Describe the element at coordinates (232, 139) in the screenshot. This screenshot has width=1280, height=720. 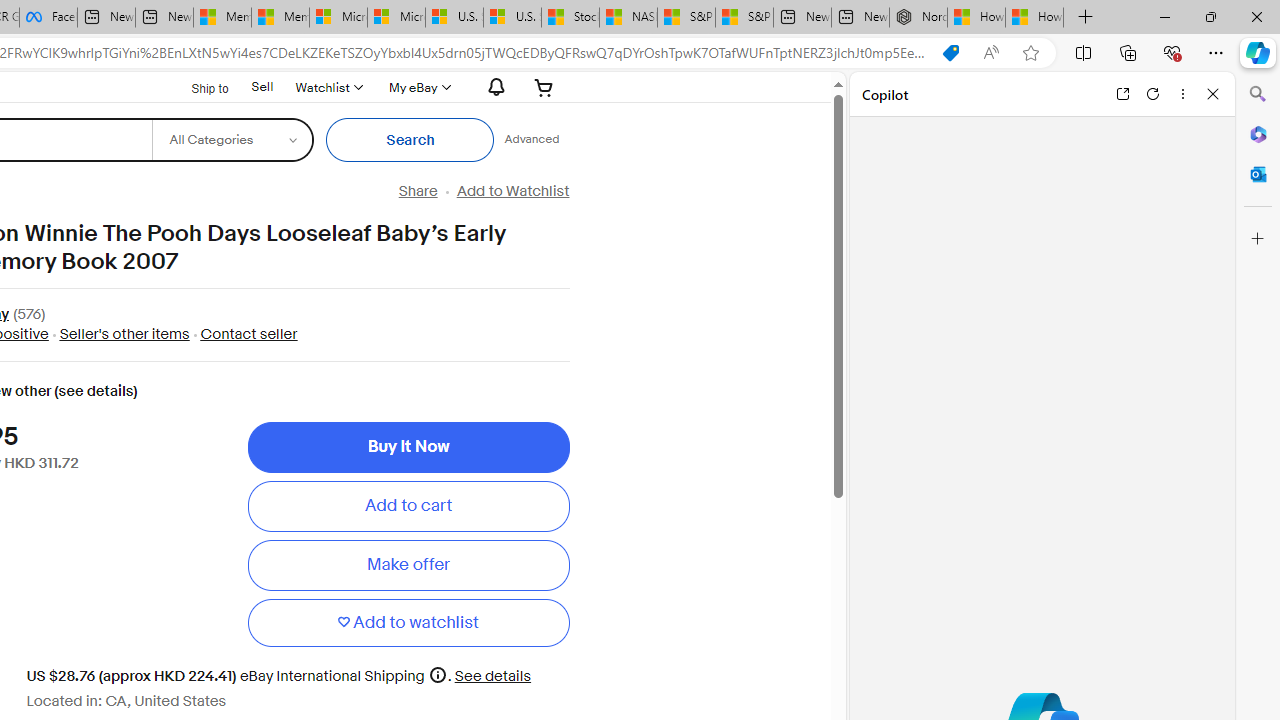
I see `'Select a category for search'` at that location.